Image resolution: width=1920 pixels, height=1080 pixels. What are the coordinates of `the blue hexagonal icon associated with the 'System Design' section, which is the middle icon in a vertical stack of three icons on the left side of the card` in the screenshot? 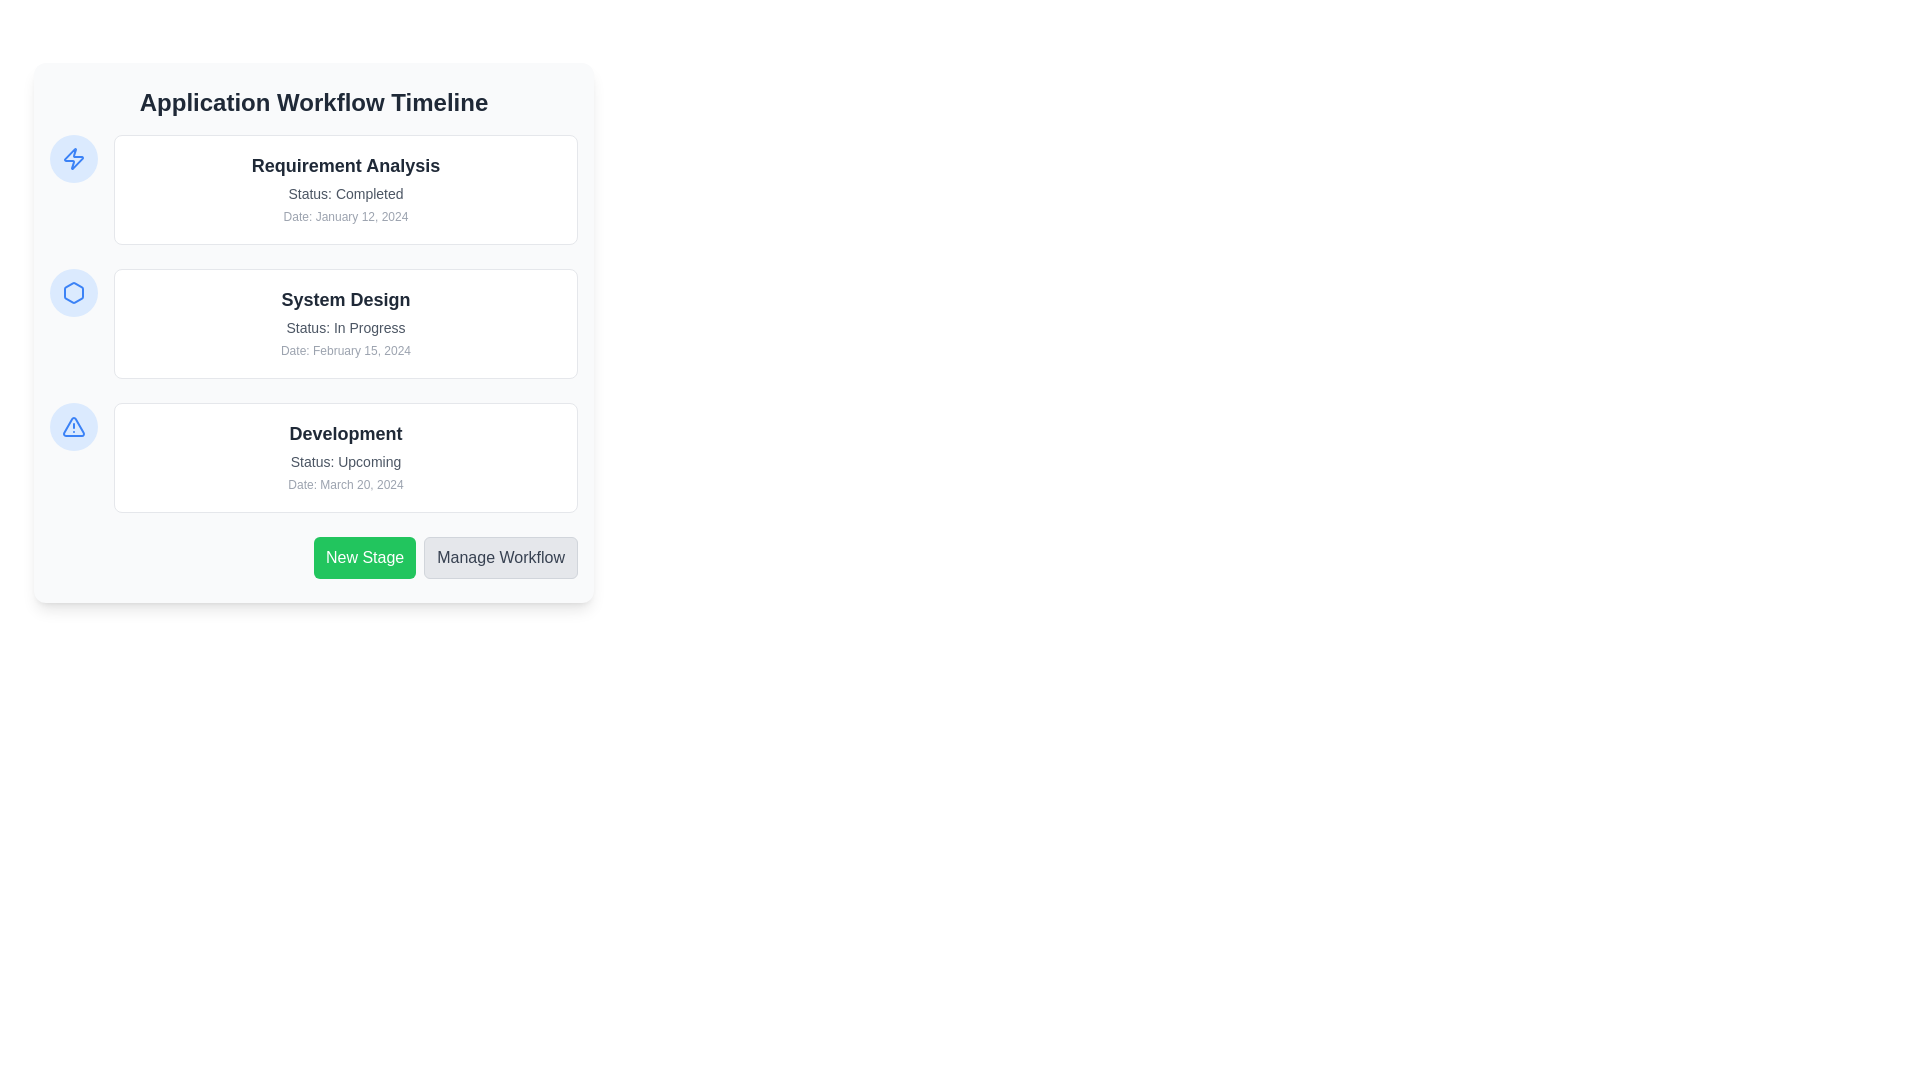 It's located at (73, 293).